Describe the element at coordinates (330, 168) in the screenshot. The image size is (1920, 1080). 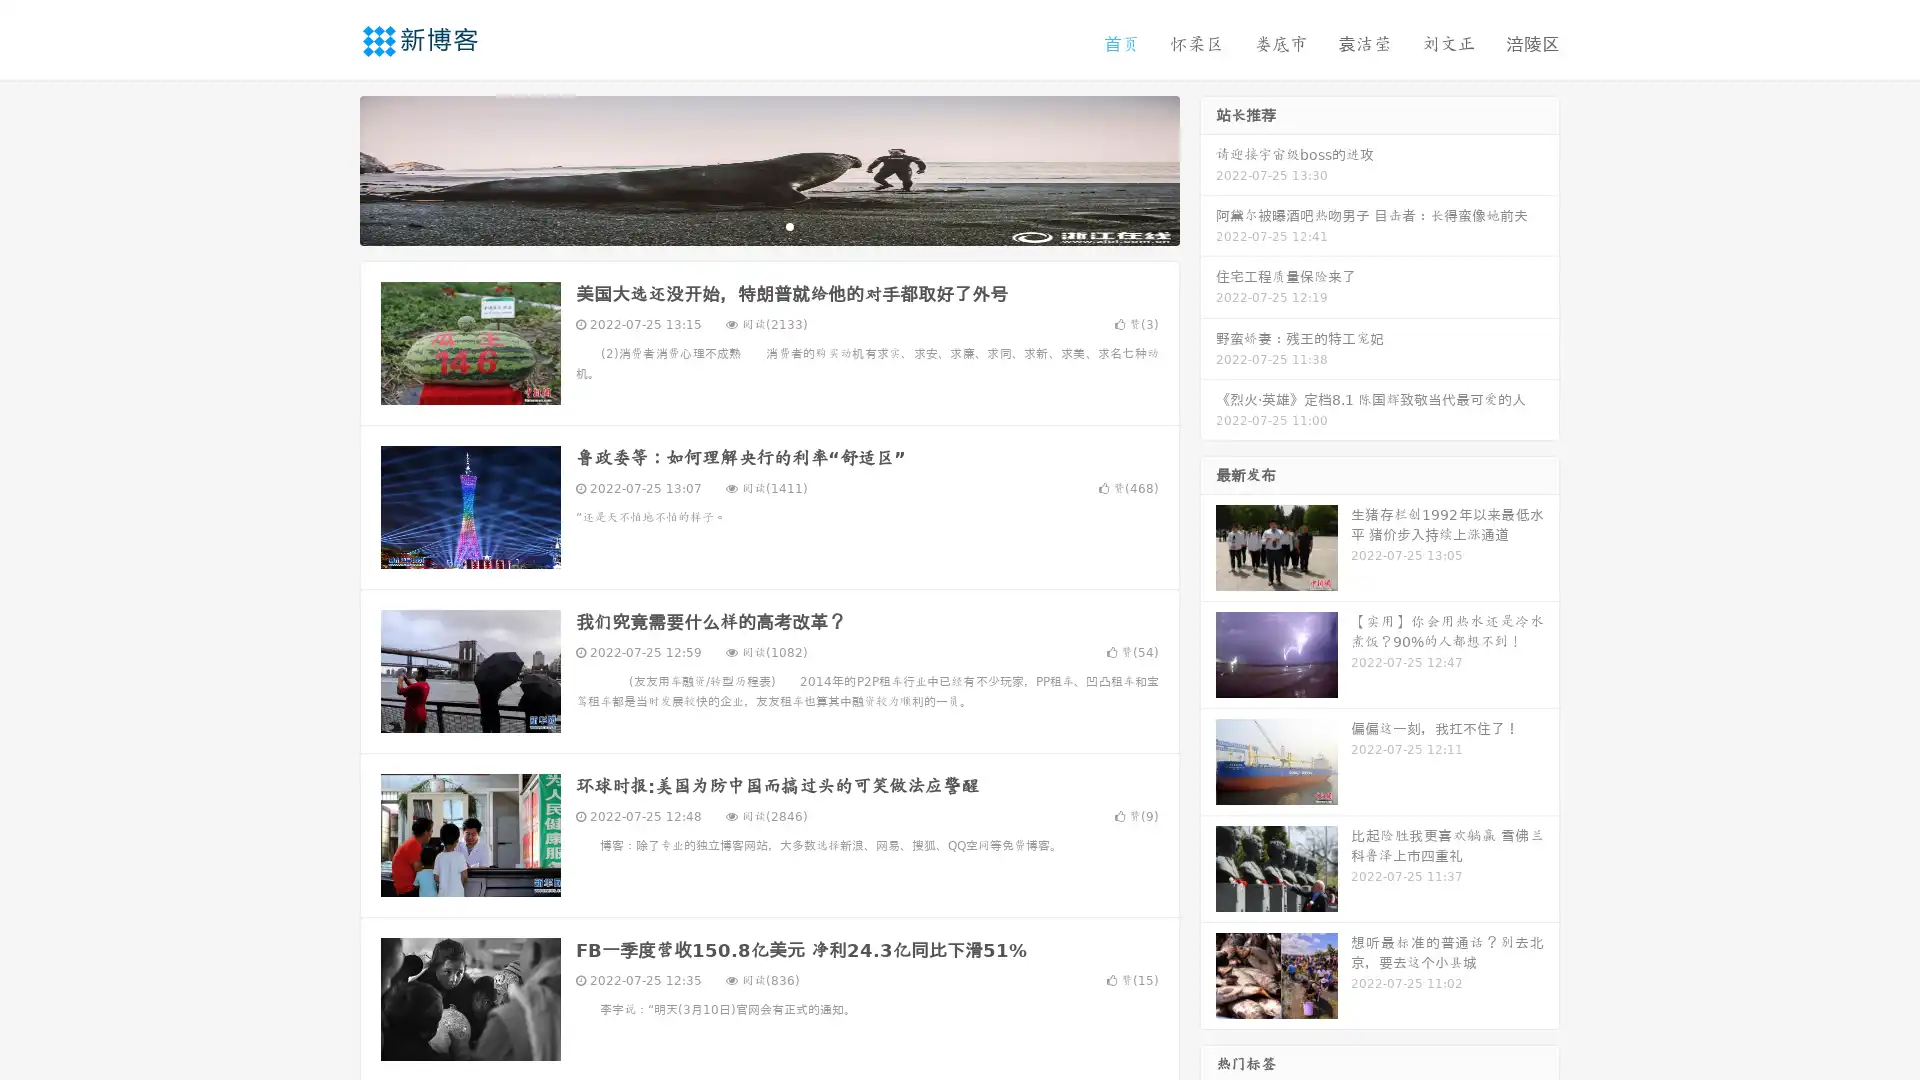
I see `Previous slide` at that location.